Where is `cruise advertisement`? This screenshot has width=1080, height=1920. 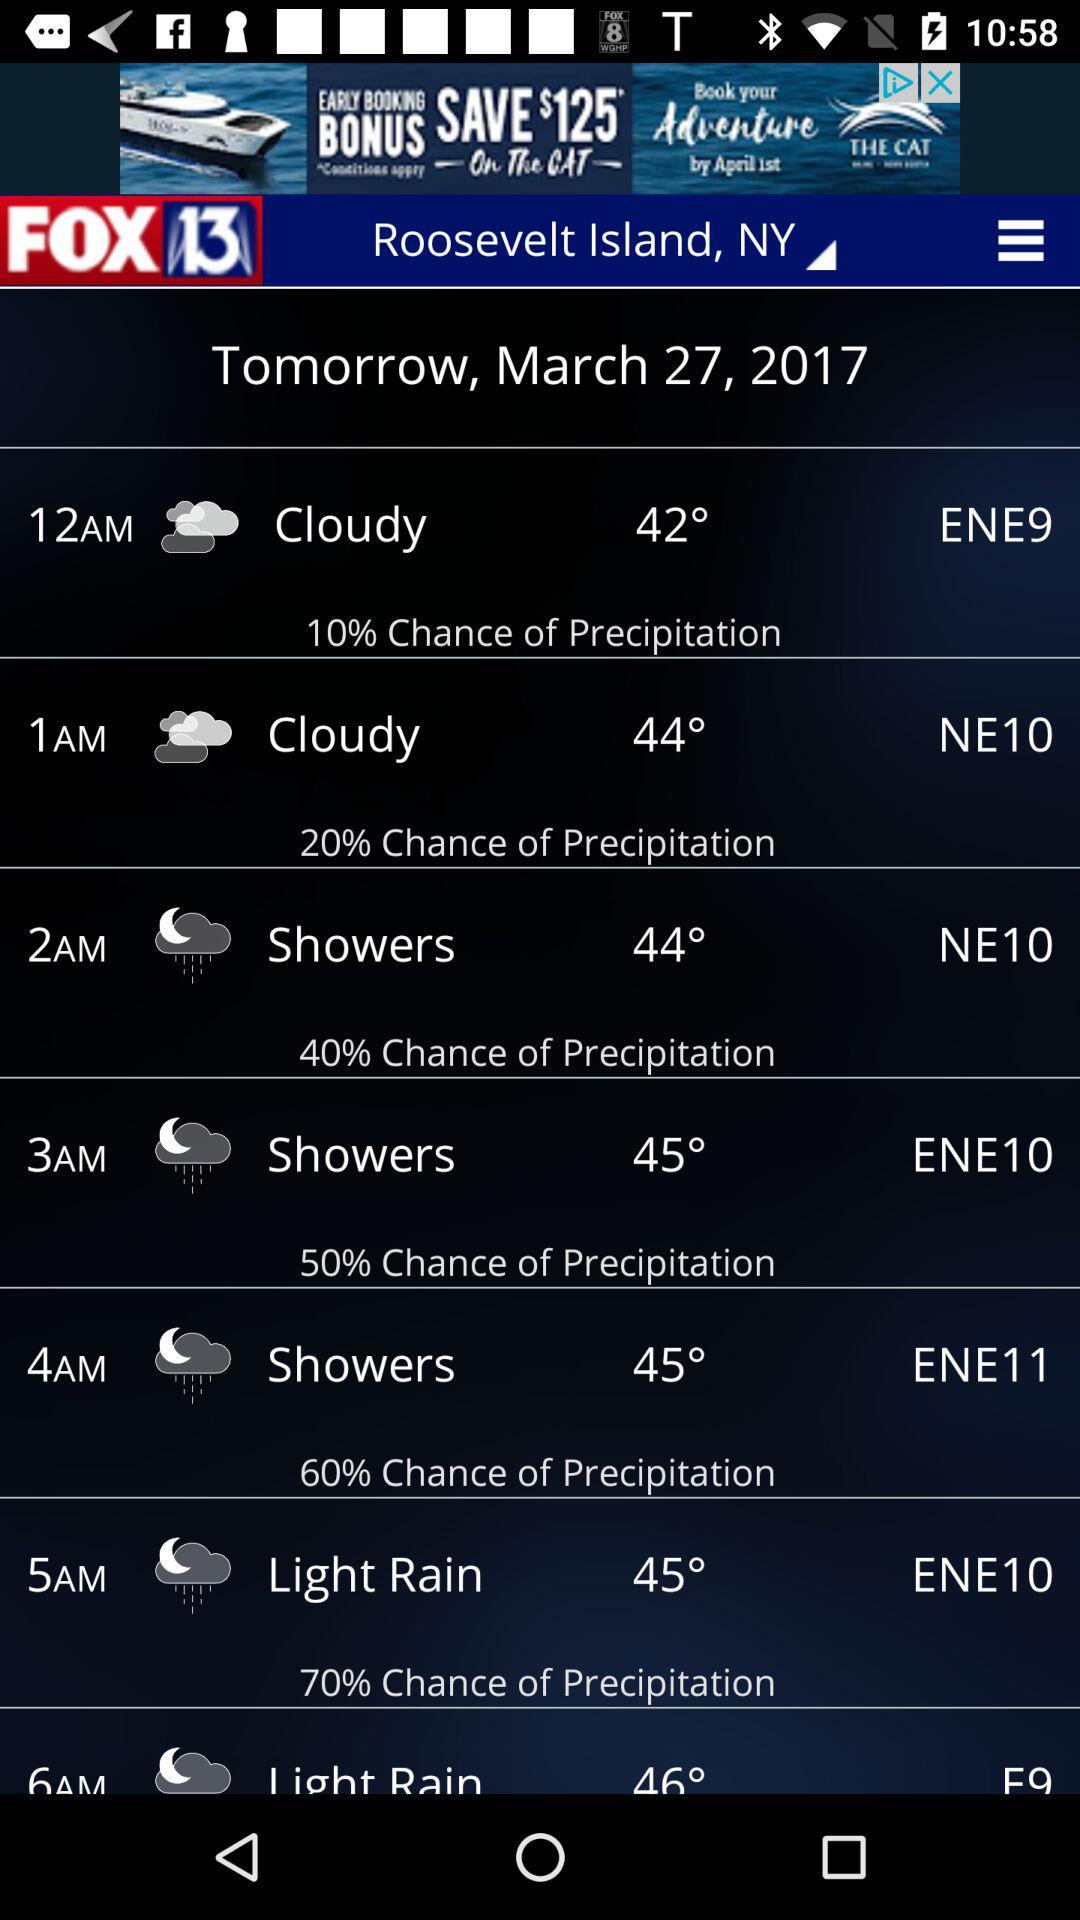
cruise advertisement is located at coordinates (540, 127).